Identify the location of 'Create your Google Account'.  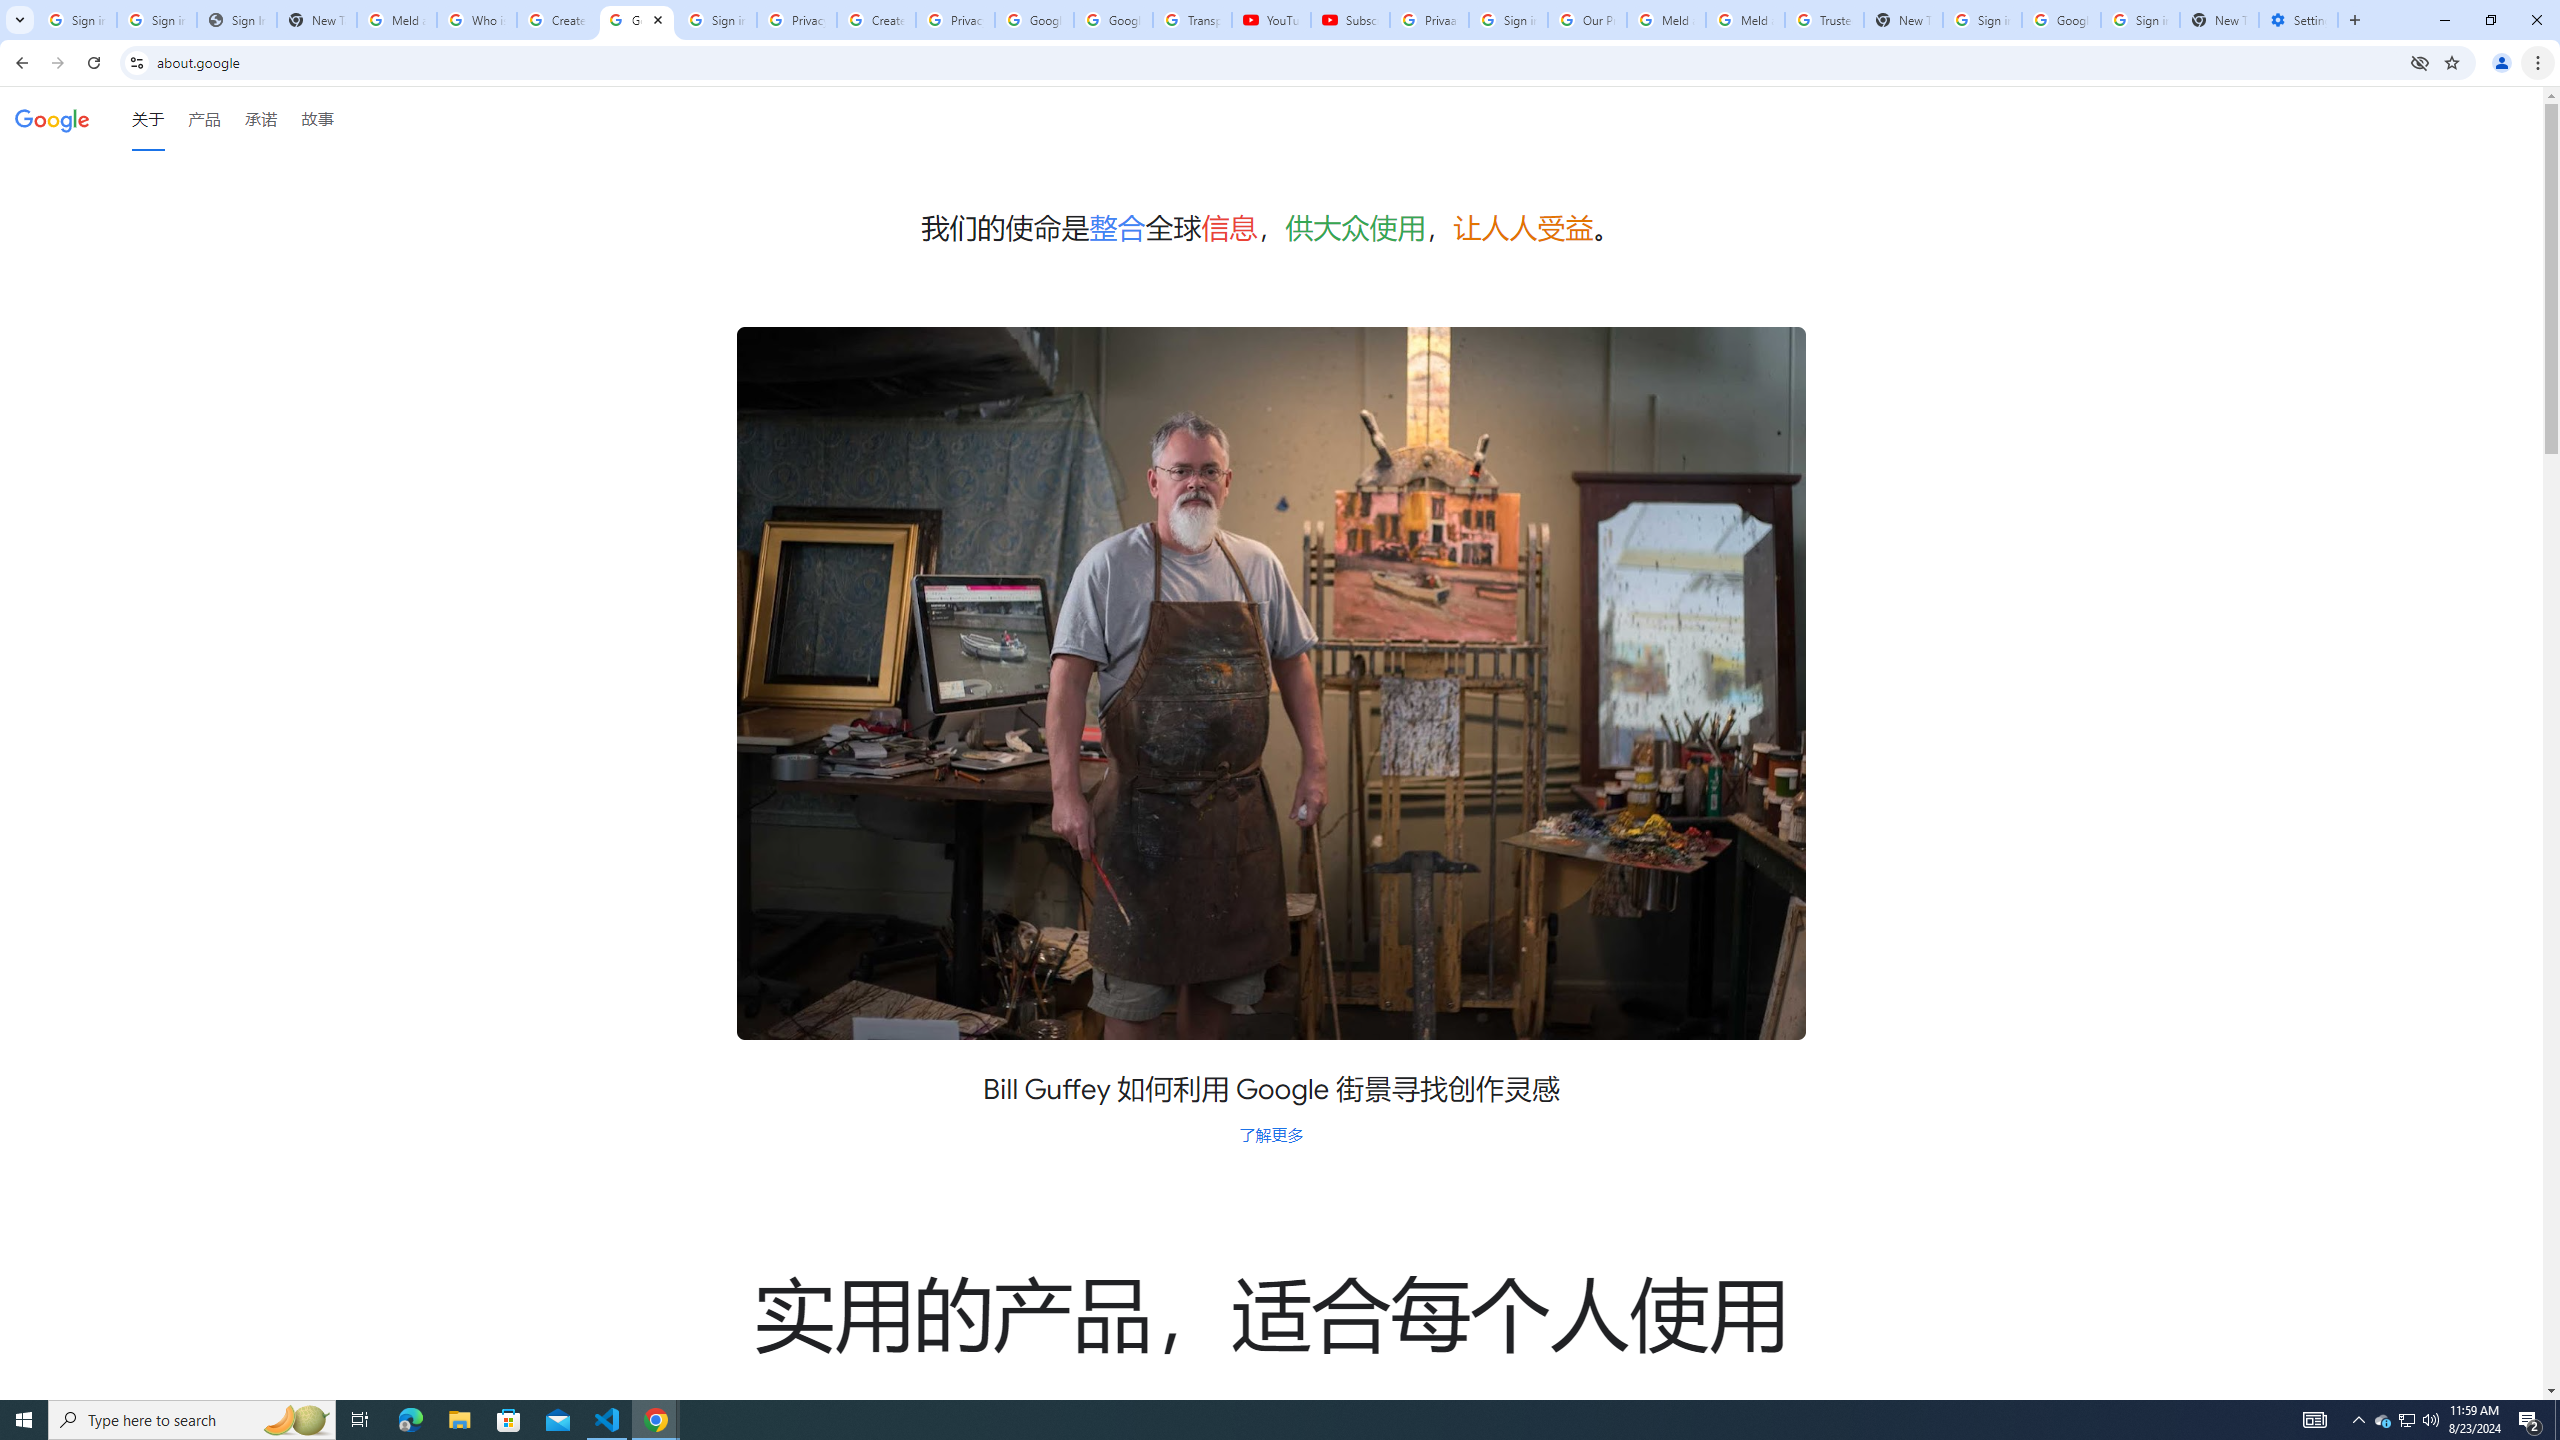
(875, 19).